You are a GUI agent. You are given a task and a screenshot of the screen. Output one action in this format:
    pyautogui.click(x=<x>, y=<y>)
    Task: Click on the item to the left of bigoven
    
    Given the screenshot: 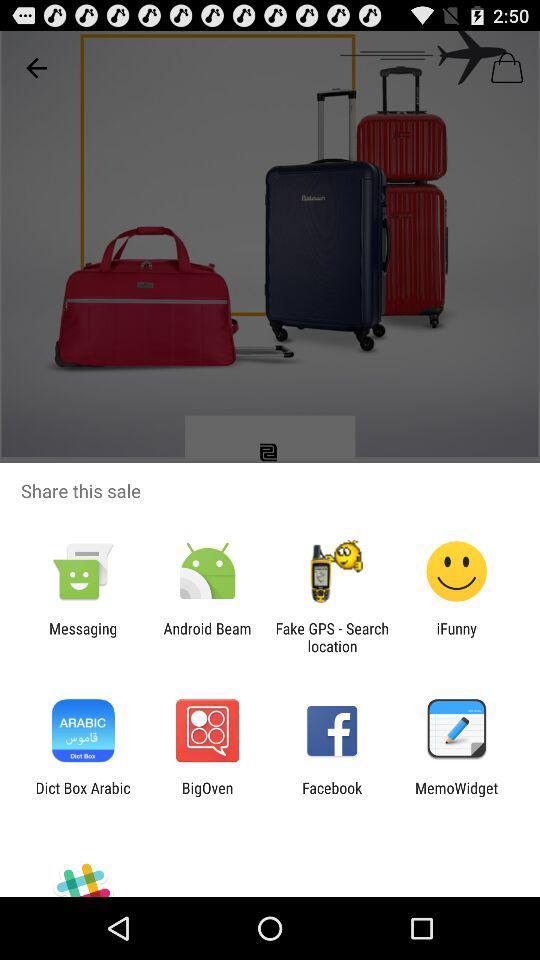 What is the action you would take?
    pyautogui.click(x=82, y=796)
    